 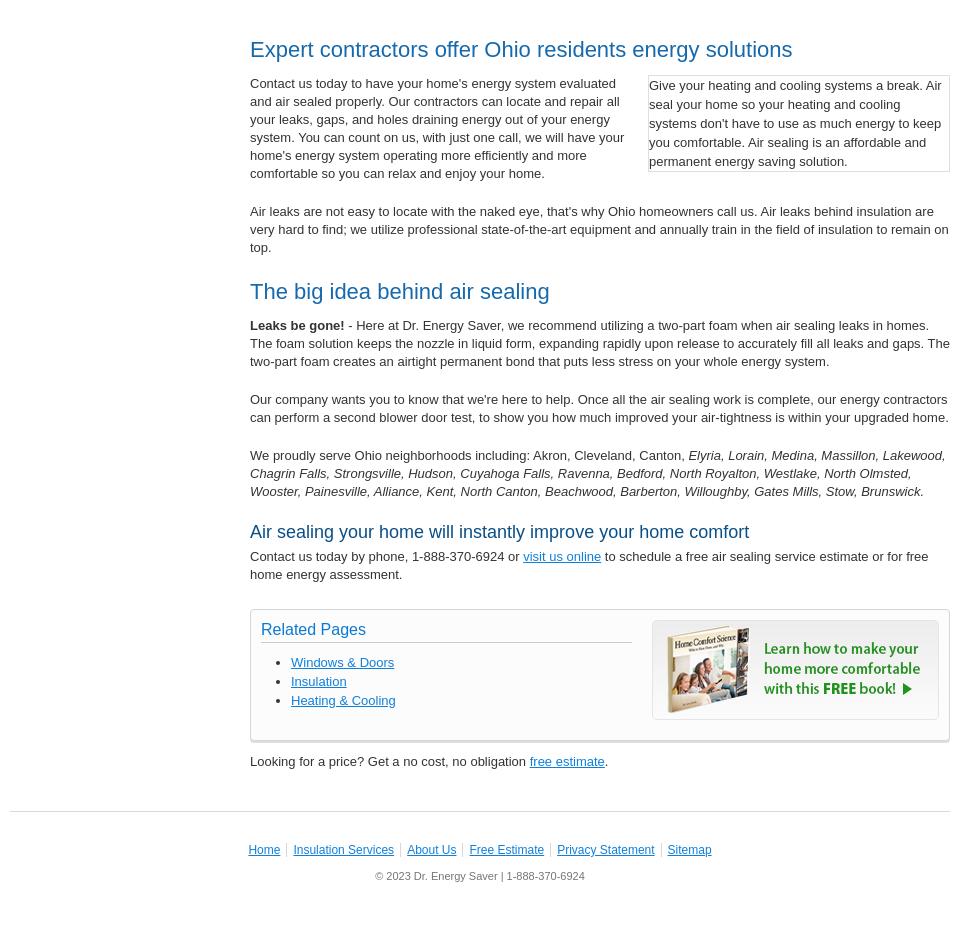 I want to click on 'to schedule a free air sealing service estimate or for free home energy assessment.', so click(x=588, y=564).